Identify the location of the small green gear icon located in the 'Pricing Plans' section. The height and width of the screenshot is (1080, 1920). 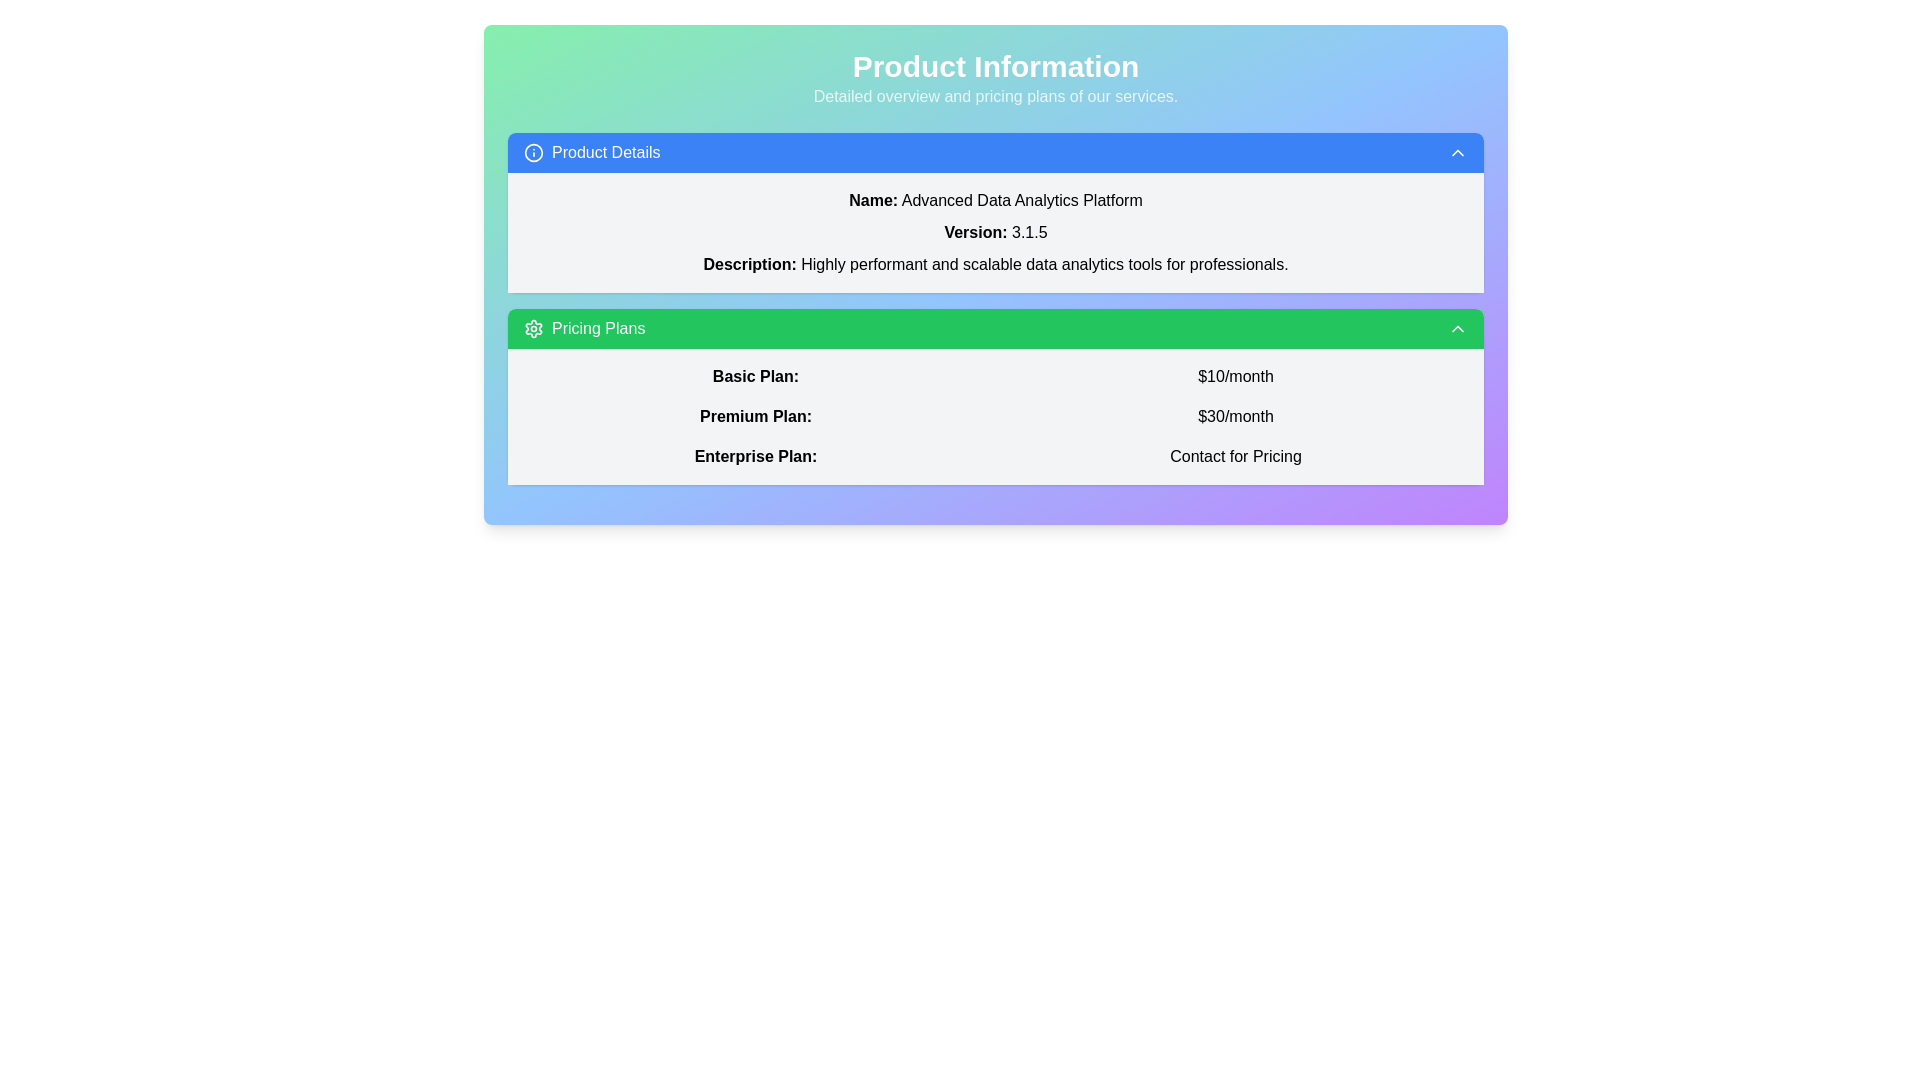
(533, 327).